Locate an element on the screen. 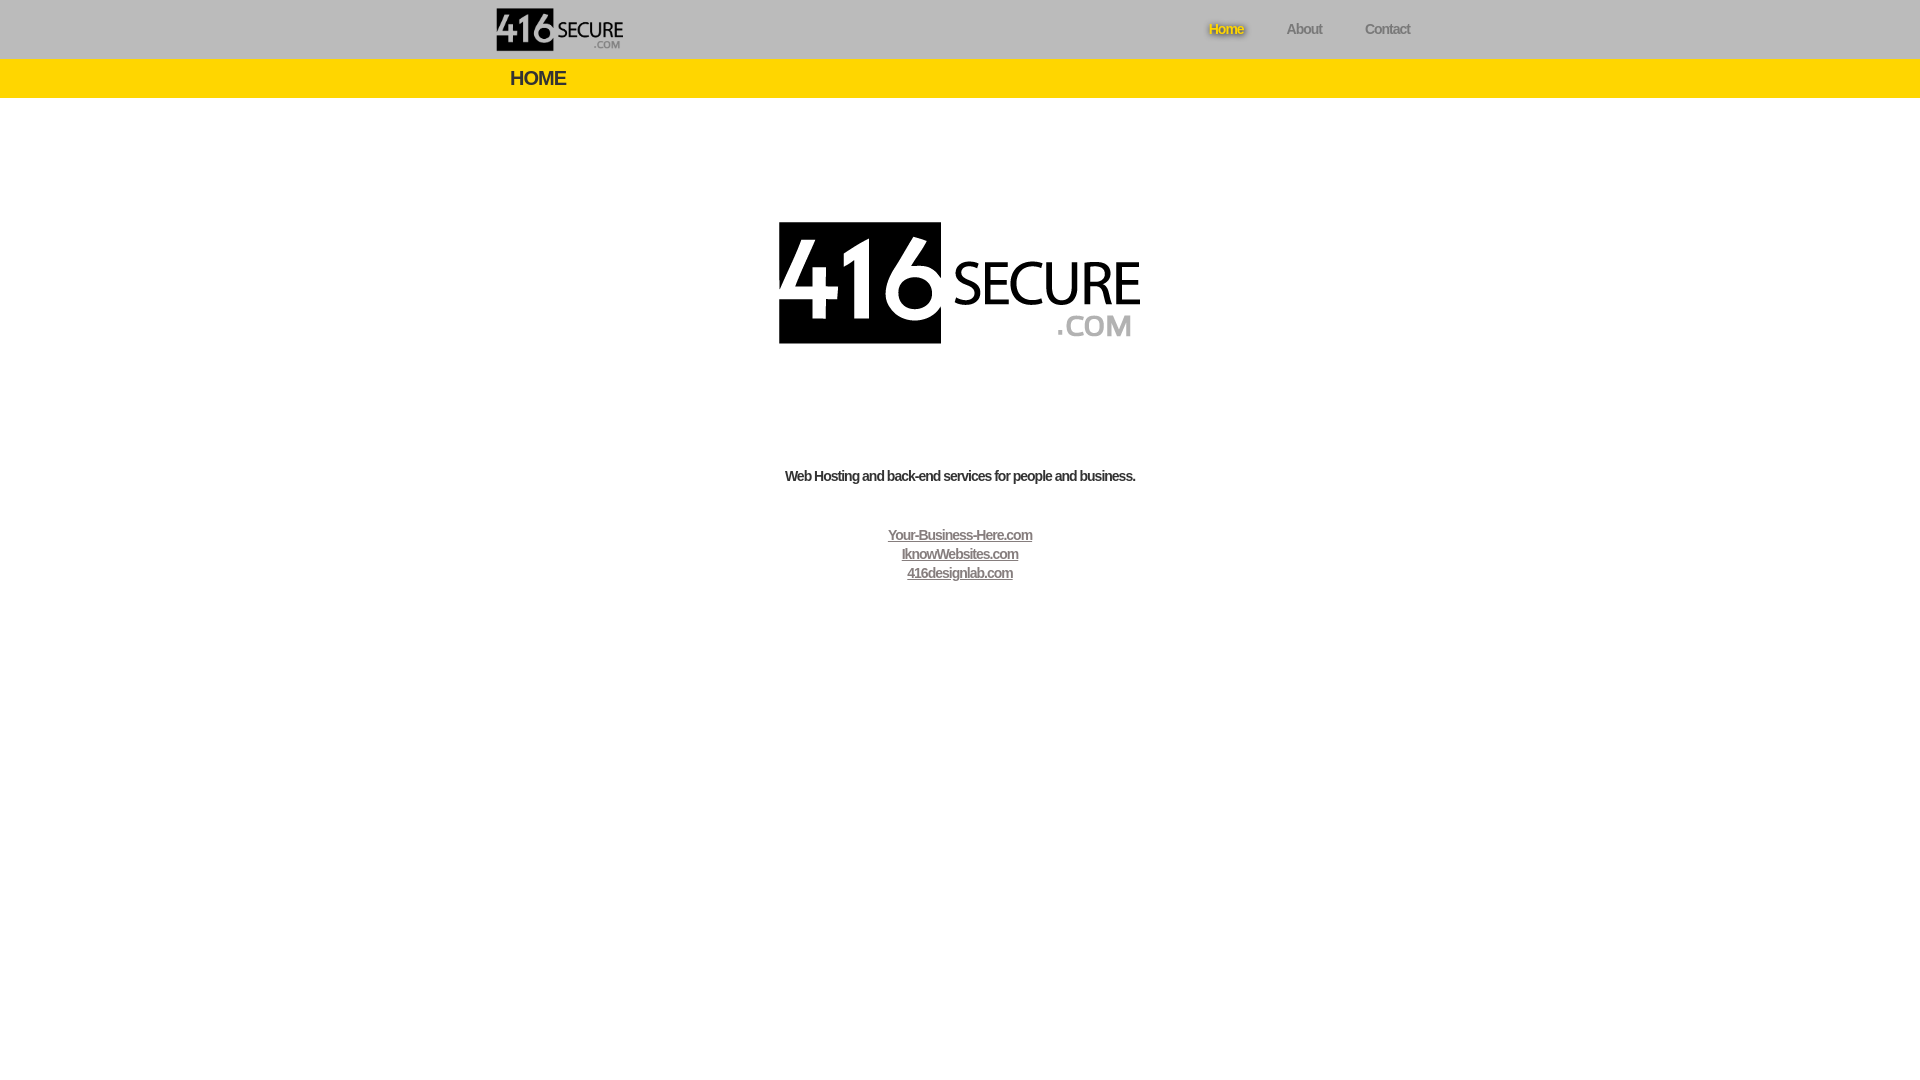 The width and height of the screenshot is (1920, 1080). 'IknowWebsites.com' is located at coordinates (960, 554).